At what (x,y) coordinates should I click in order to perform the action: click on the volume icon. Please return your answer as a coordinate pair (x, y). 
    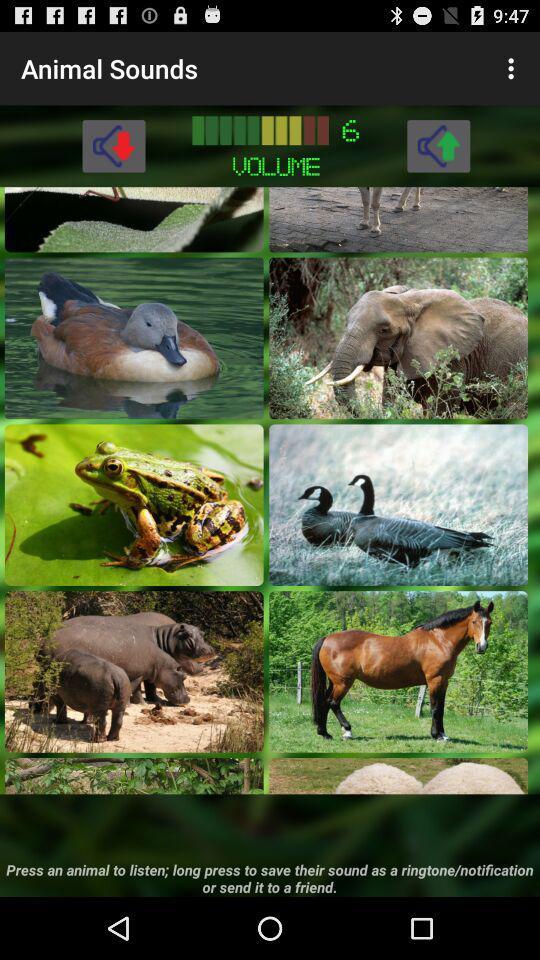
    Looking at the image, I should click on (437, 155).